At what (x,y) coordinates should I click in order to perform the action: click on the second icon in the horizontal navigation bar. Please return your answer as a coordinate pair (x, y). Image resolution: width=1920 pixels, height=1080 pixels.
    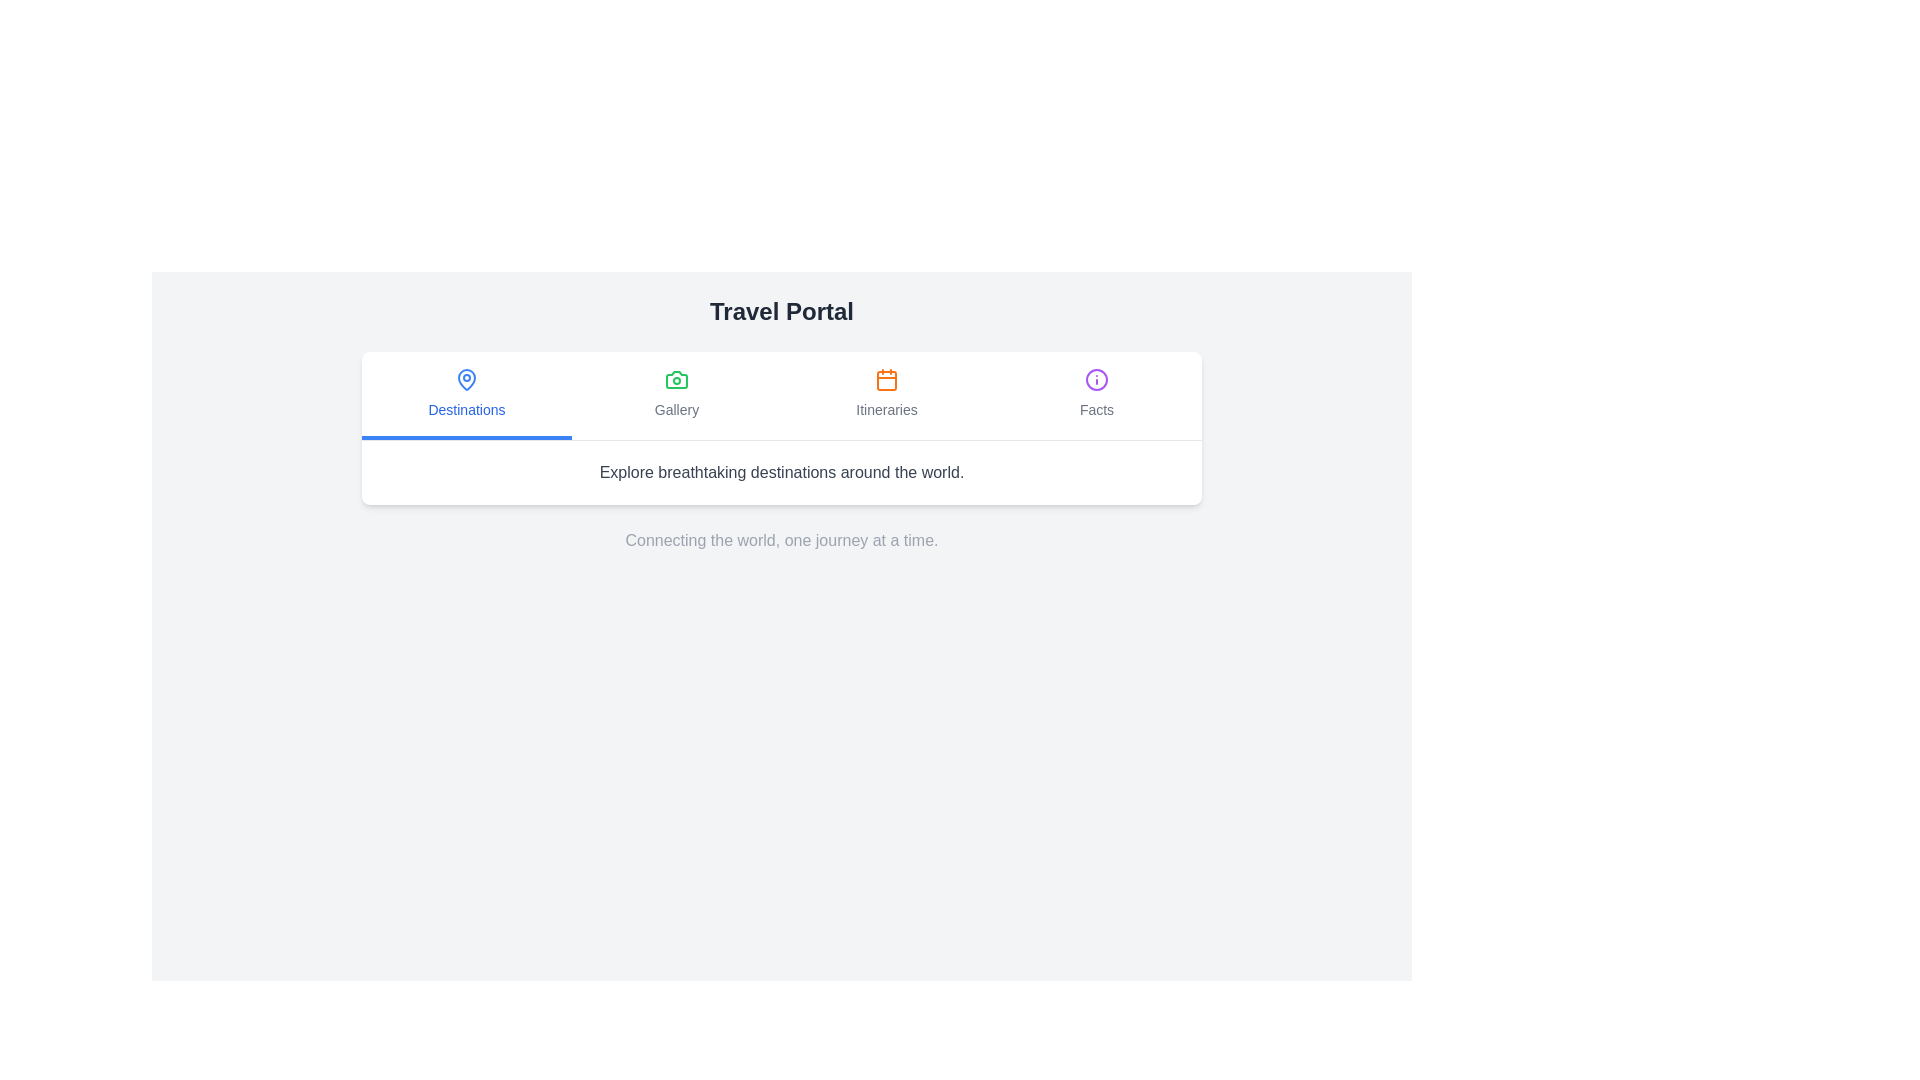
    Looking at the image, I should click on (676, 380).